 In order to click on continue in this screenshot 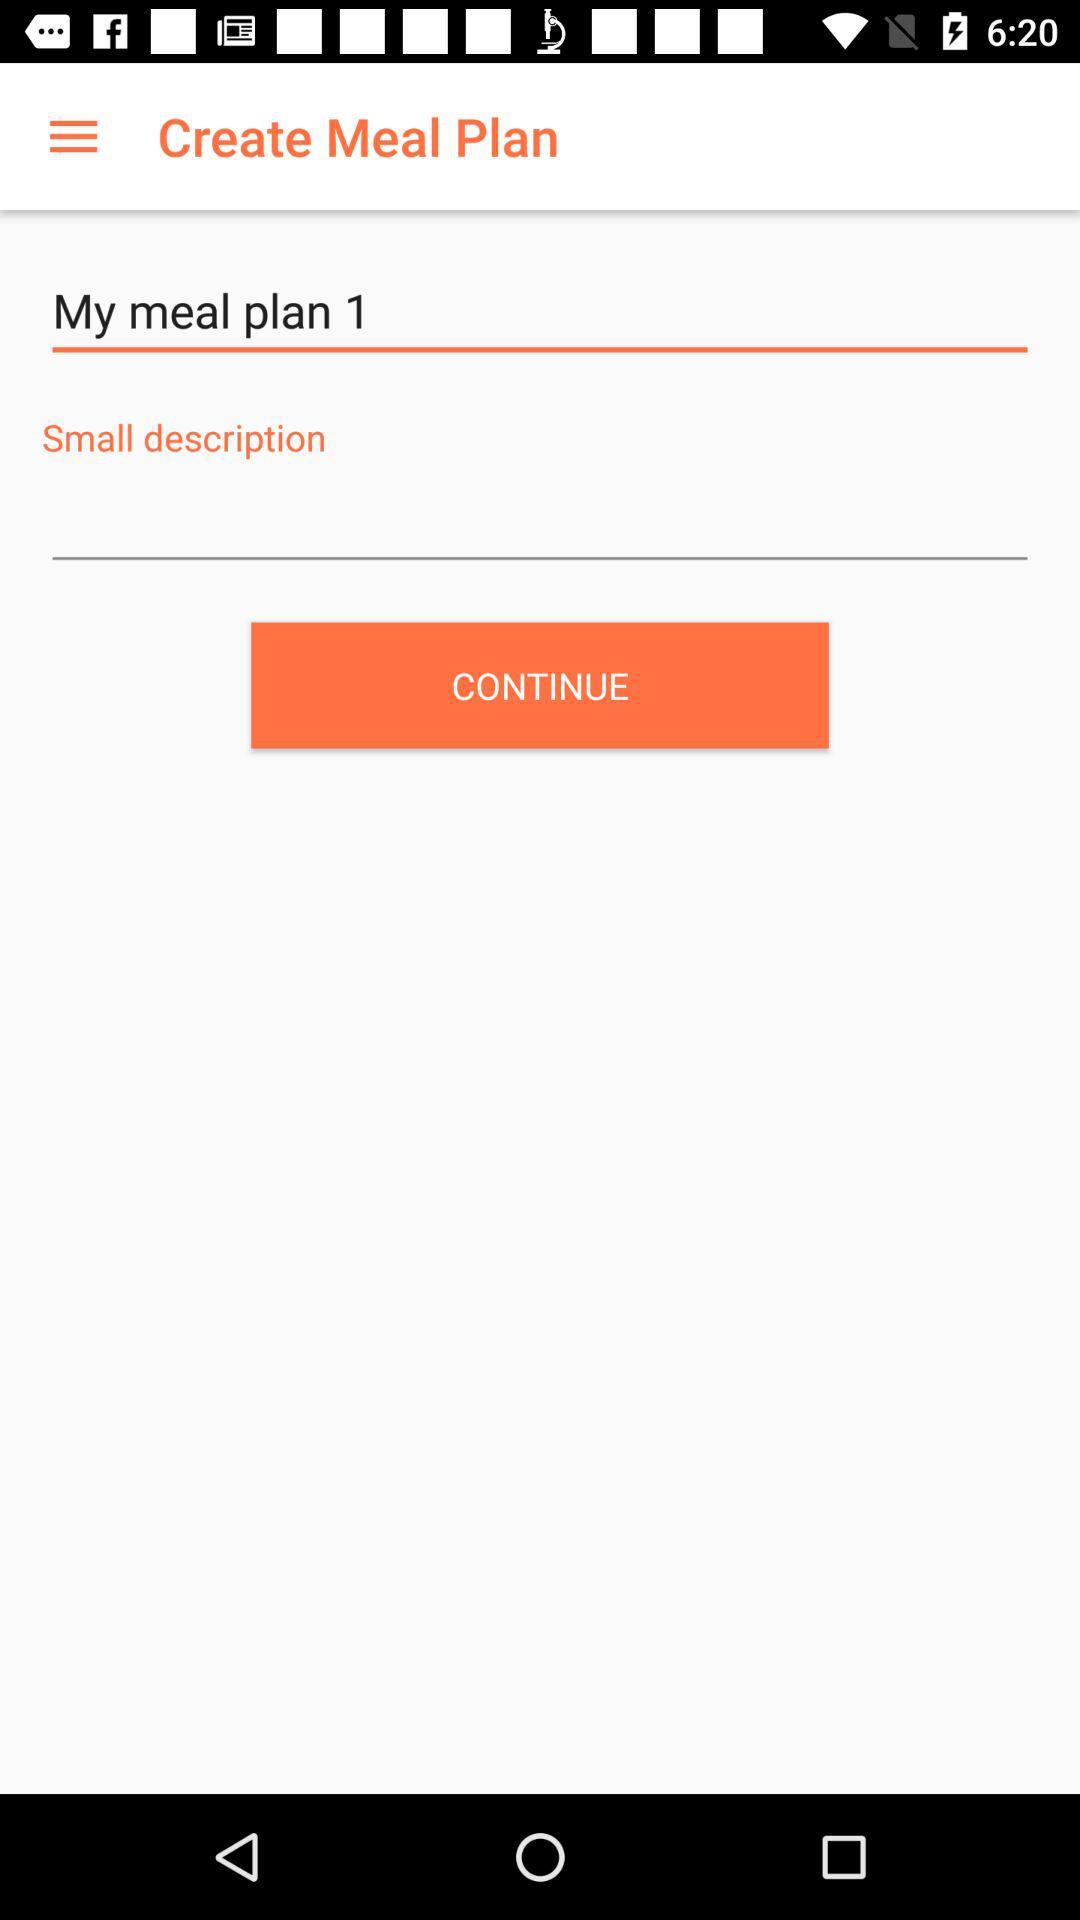, I will do `click(540, 685)`.